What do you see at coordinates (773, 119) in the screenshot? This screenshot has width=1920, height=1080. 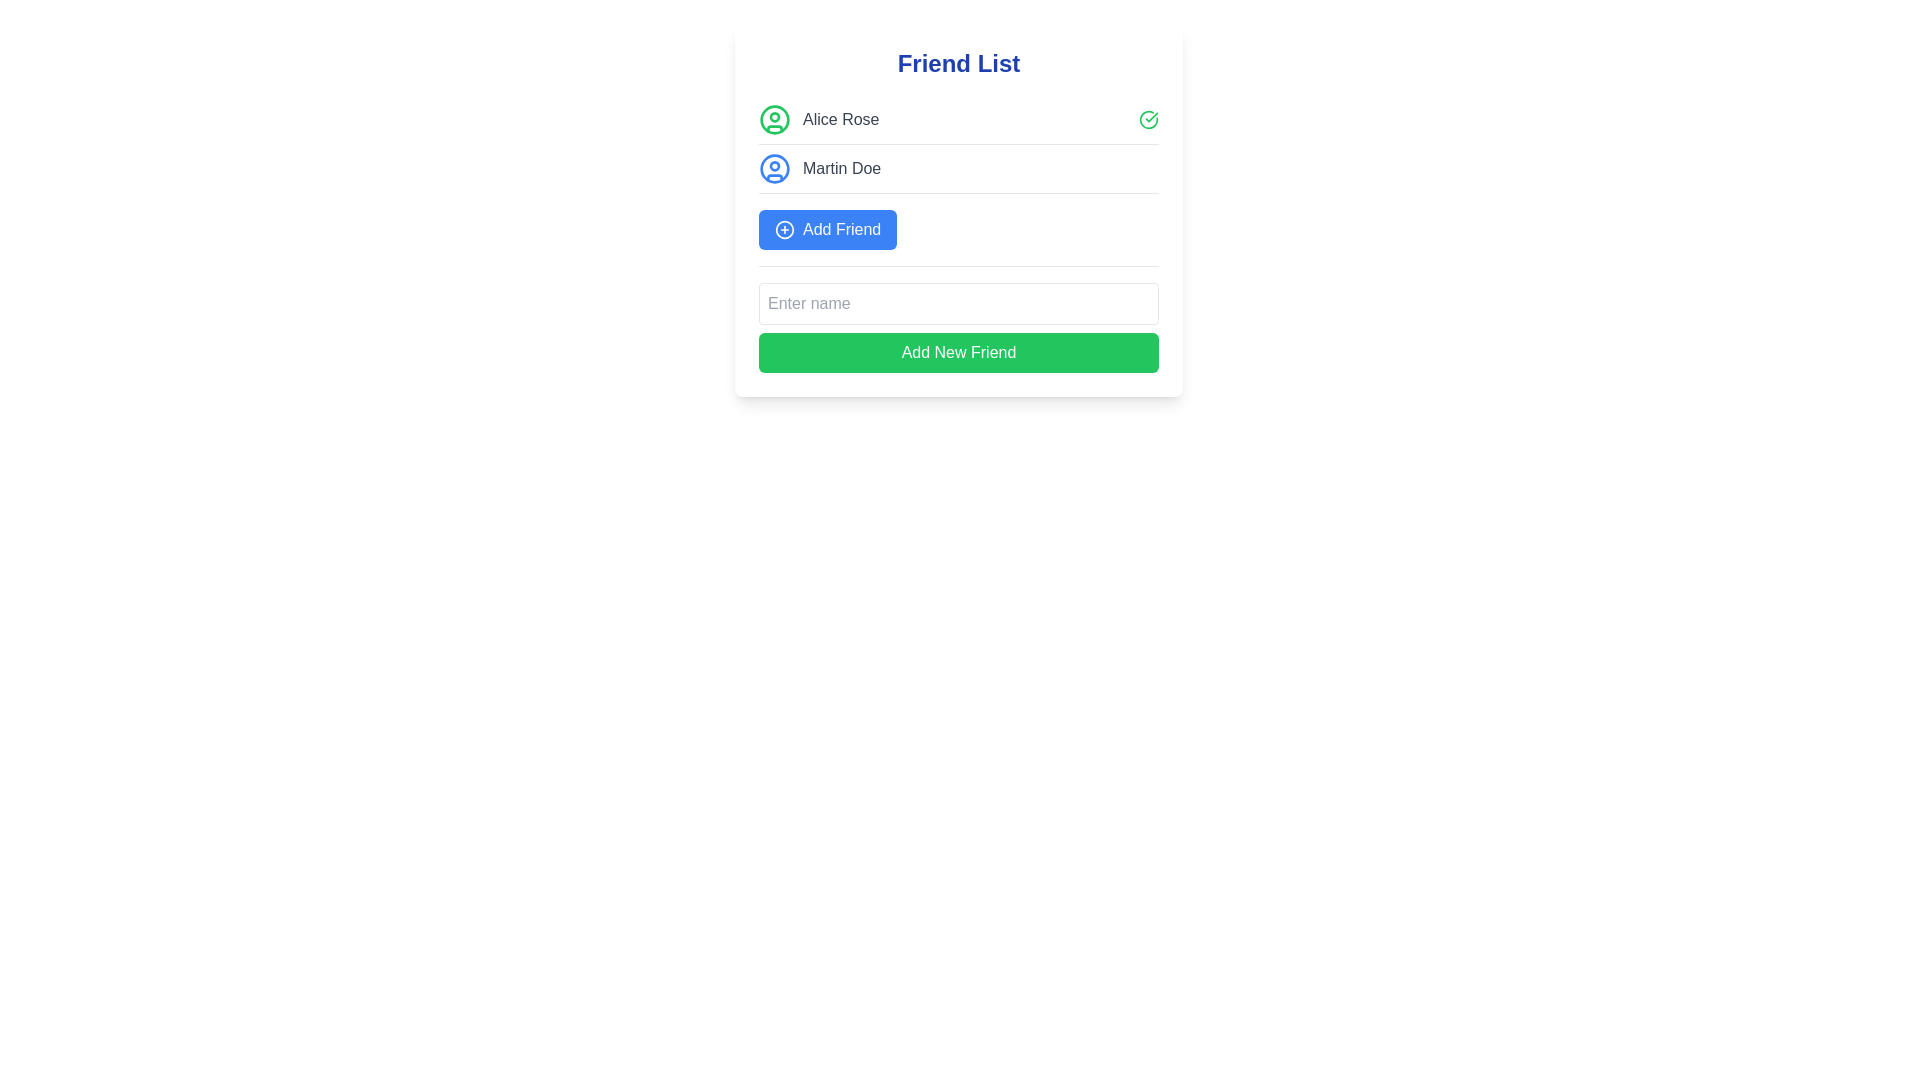 I see `the user icon representing 'Alice Rose' in the 'Friend List' section` at bounding box center [773, 119].